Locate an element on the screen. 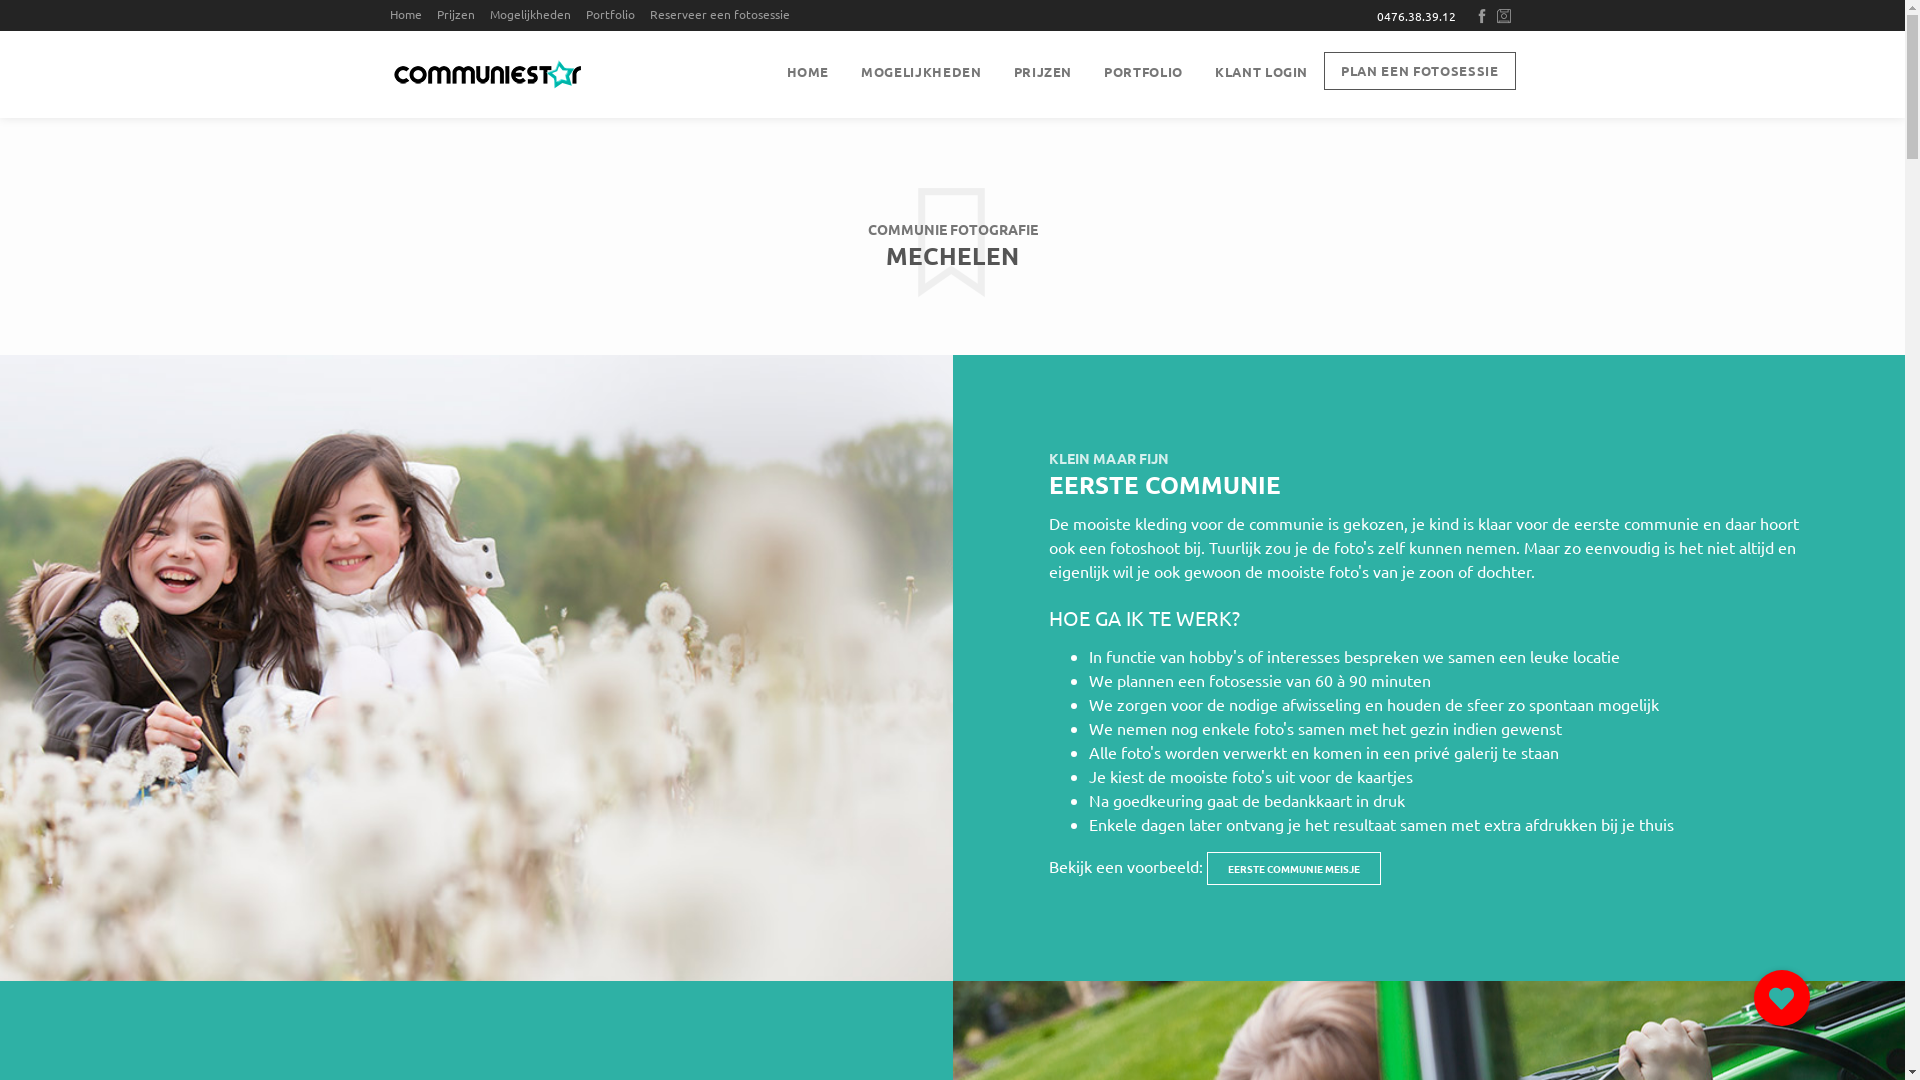 Image resolution: width=1920 pixels, height=1080 pixels. 'HOME' is located at coordinates (807, 71).